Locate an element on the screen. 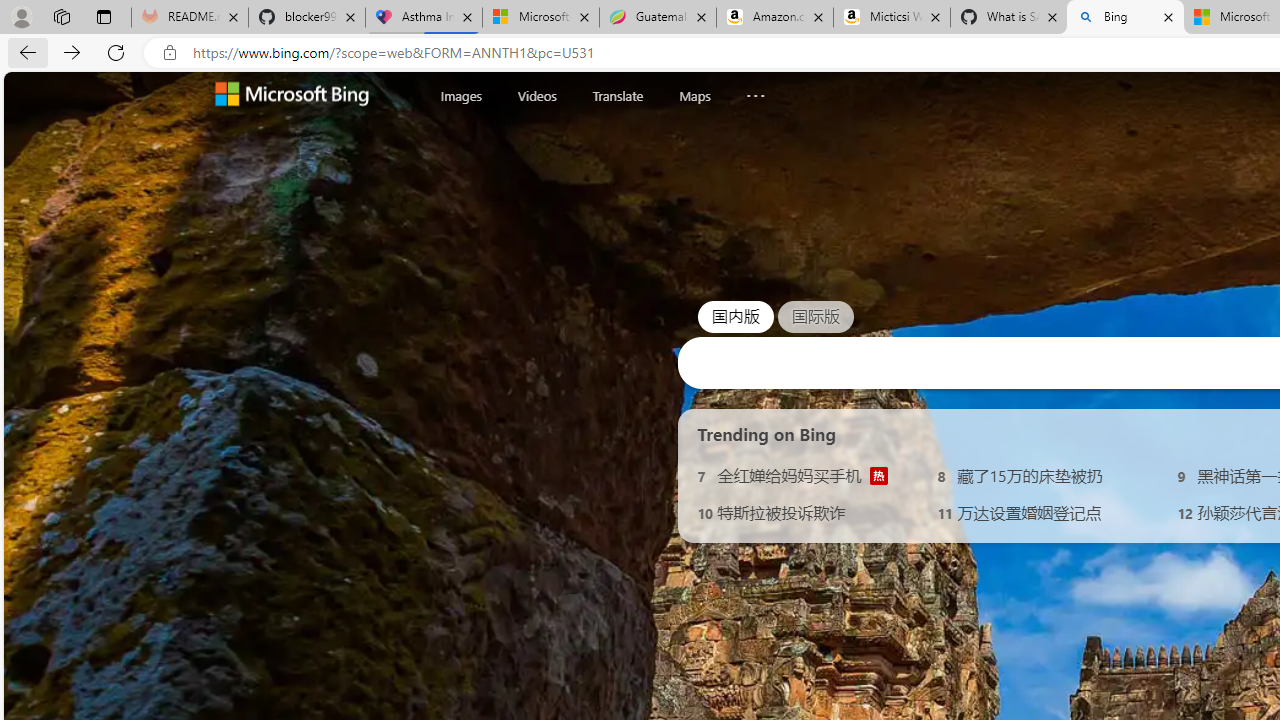 This screenshot has height=720, width=1280. 'Images' is located at coordinates (460, 95).